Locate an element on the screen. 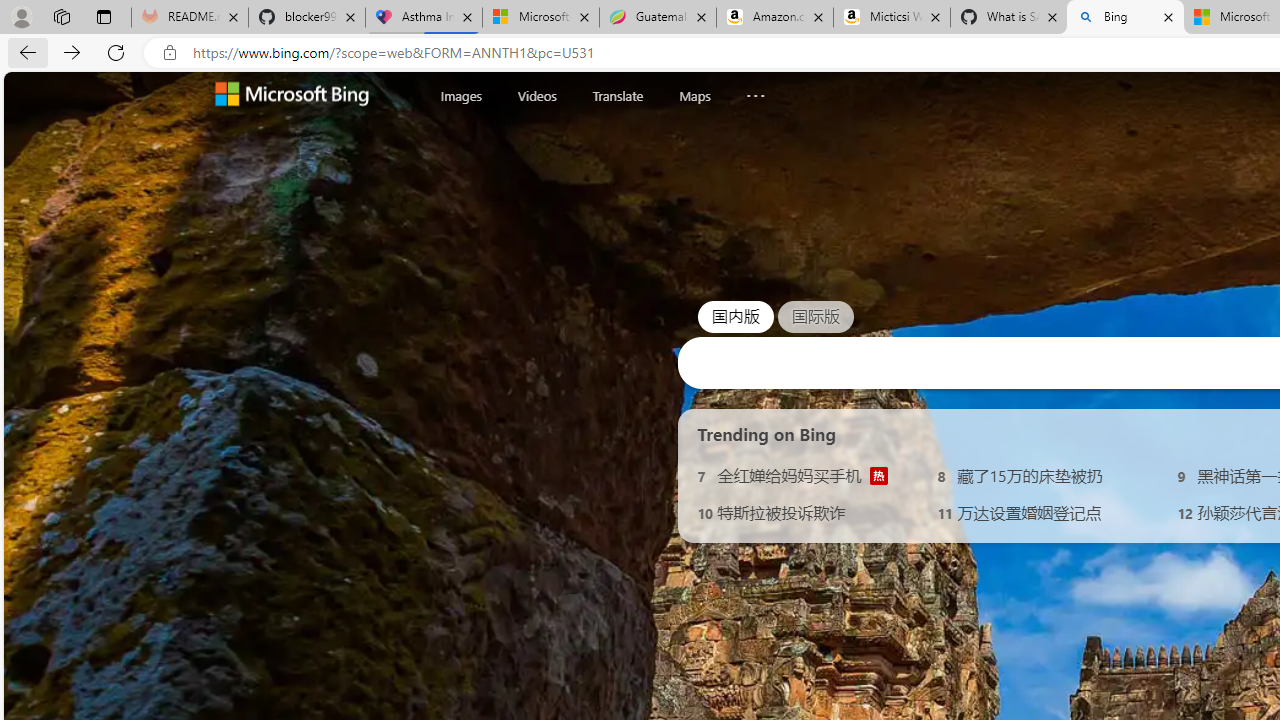 This screenshot has height=720, width=1280. 'Images' is located at coordinates (460, 95).